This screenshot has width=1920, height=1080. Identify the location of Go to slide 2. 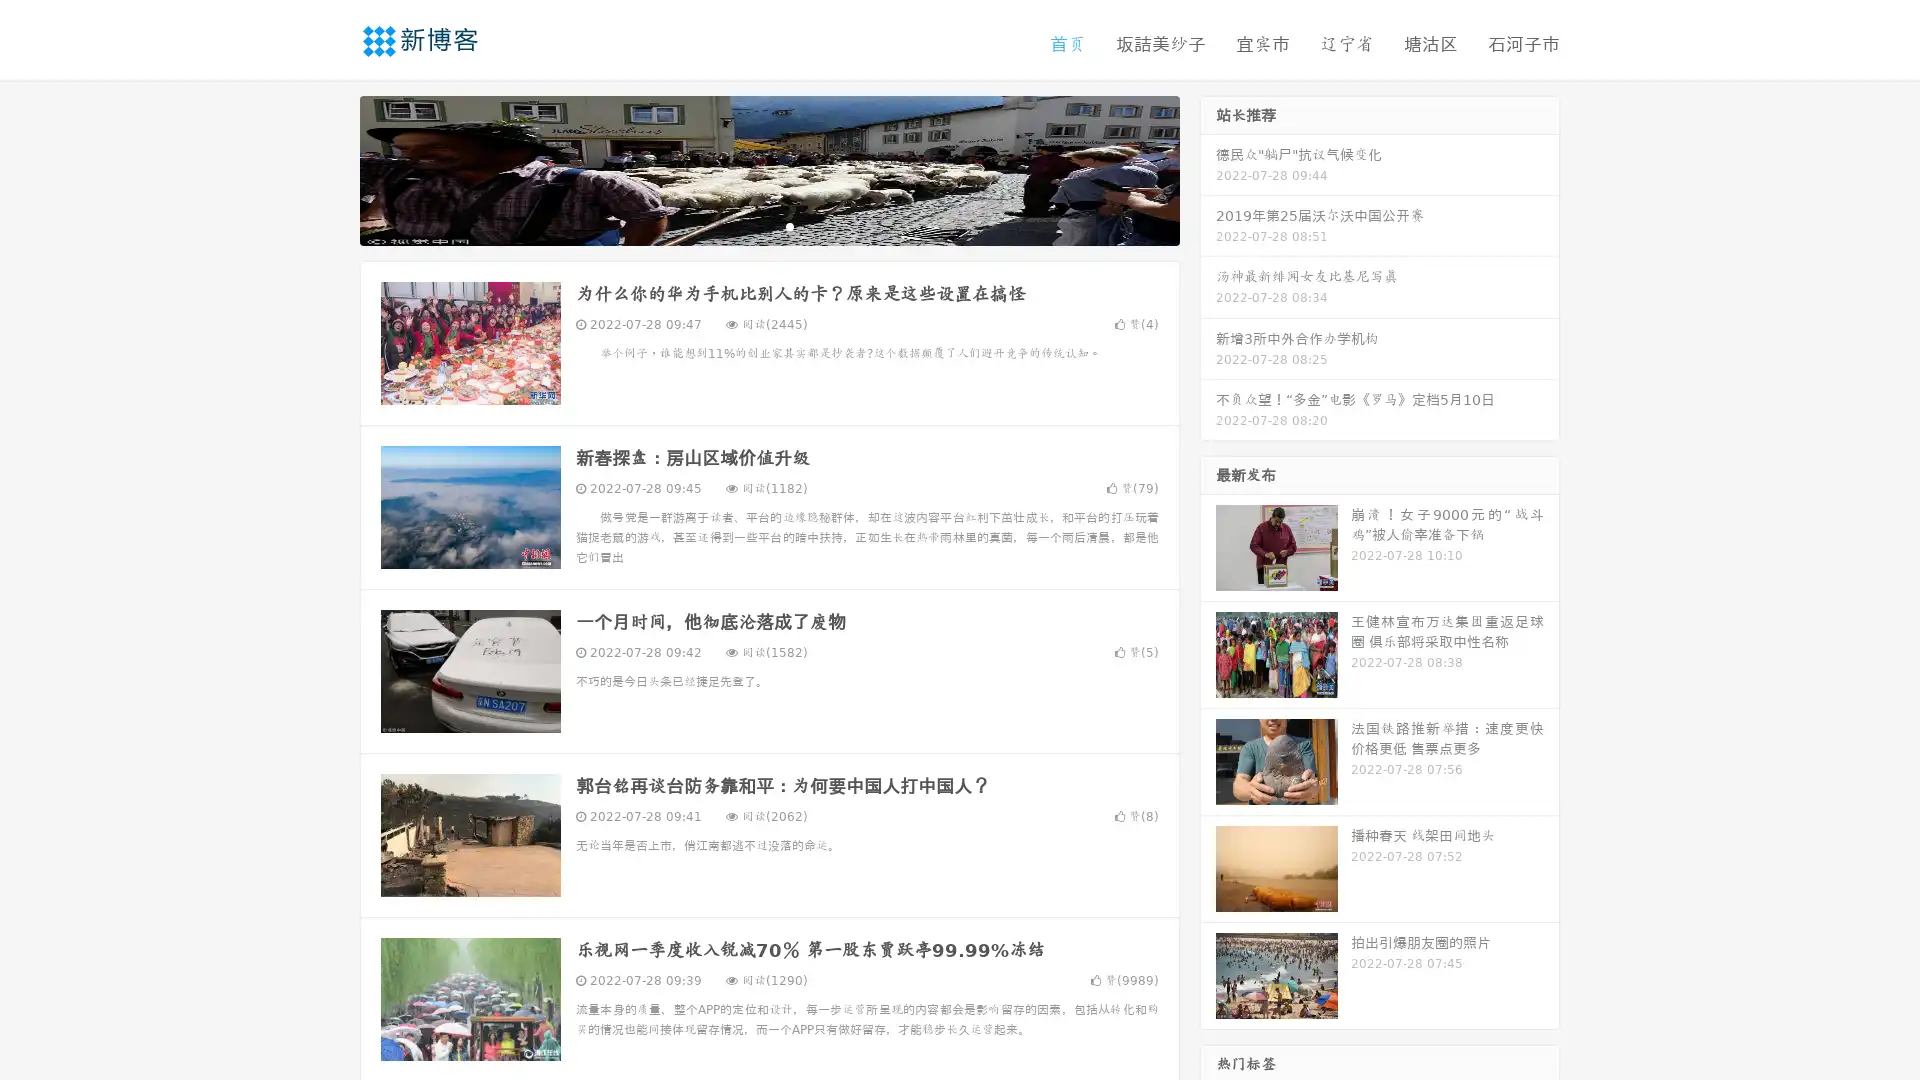
(768, 225).